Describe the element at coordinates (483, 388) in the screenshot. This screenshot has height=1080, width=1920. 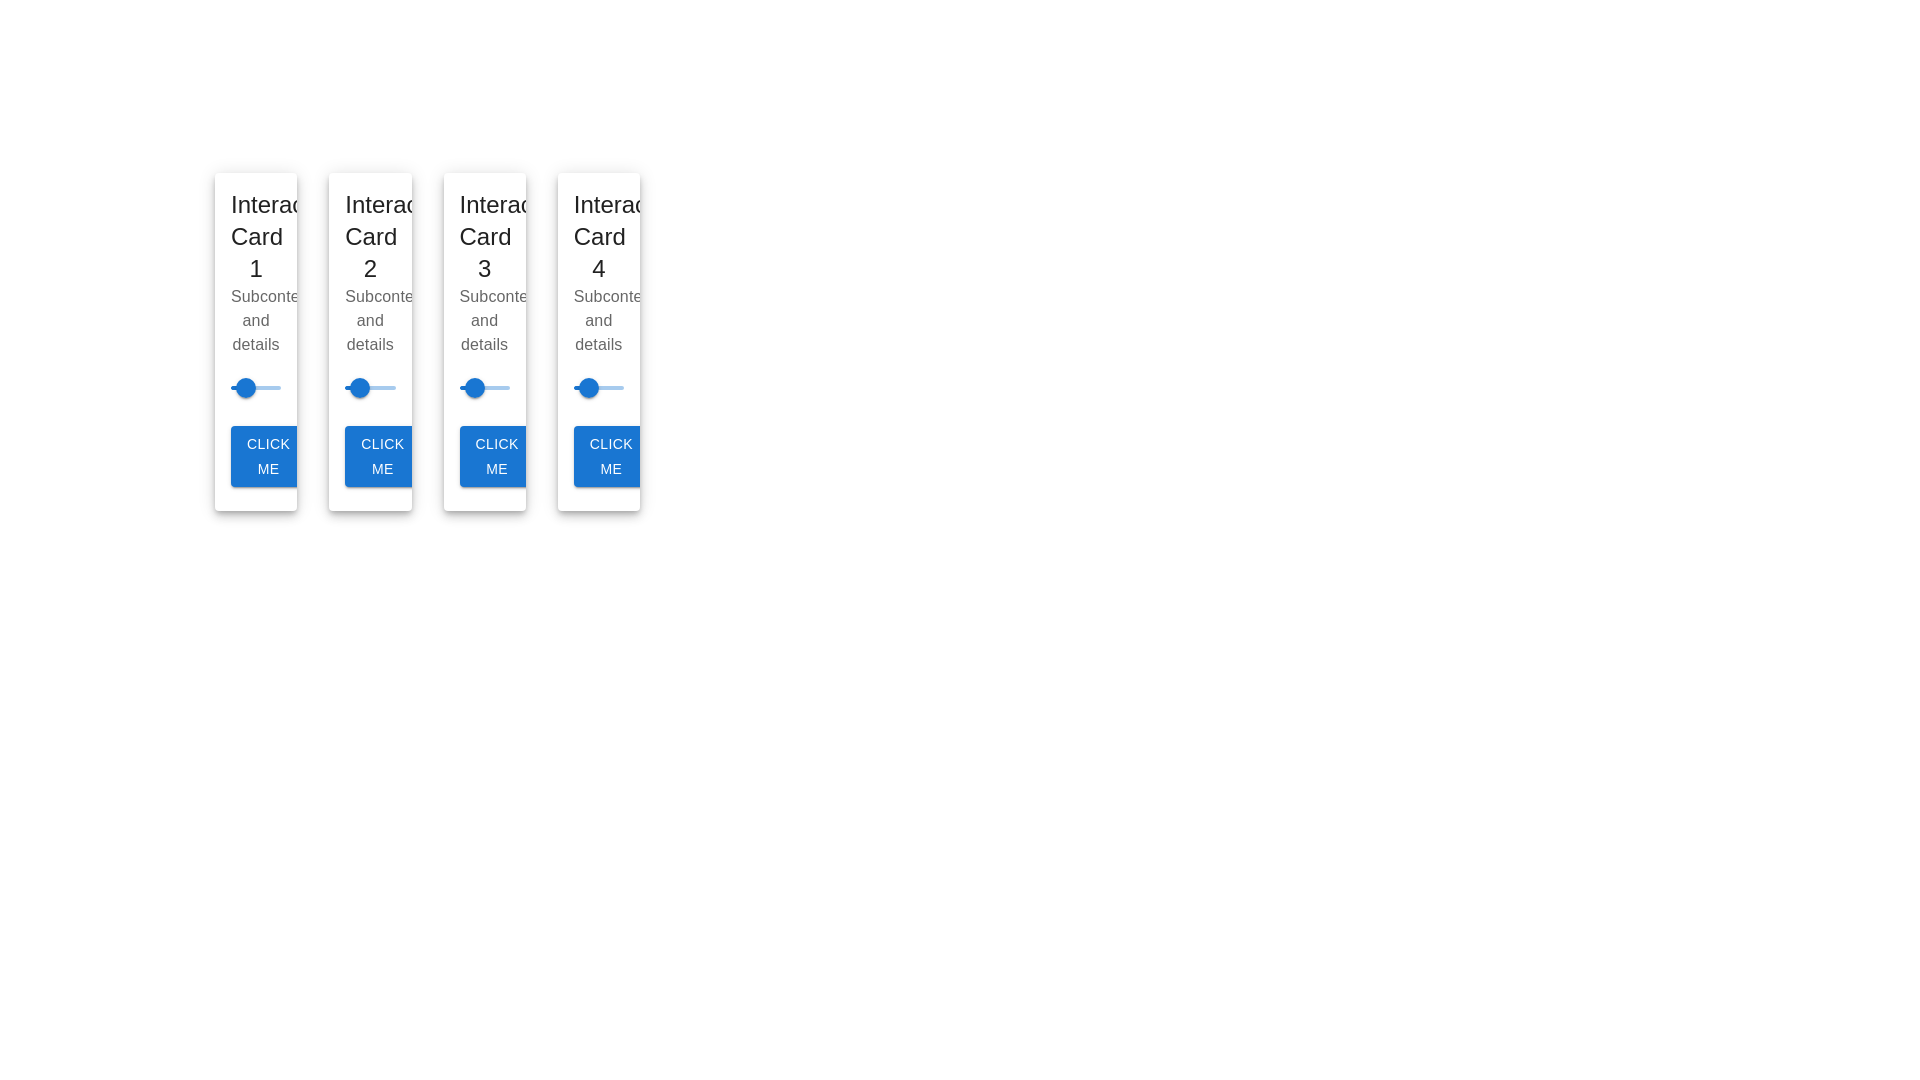
I see `the slider's value` at that location.